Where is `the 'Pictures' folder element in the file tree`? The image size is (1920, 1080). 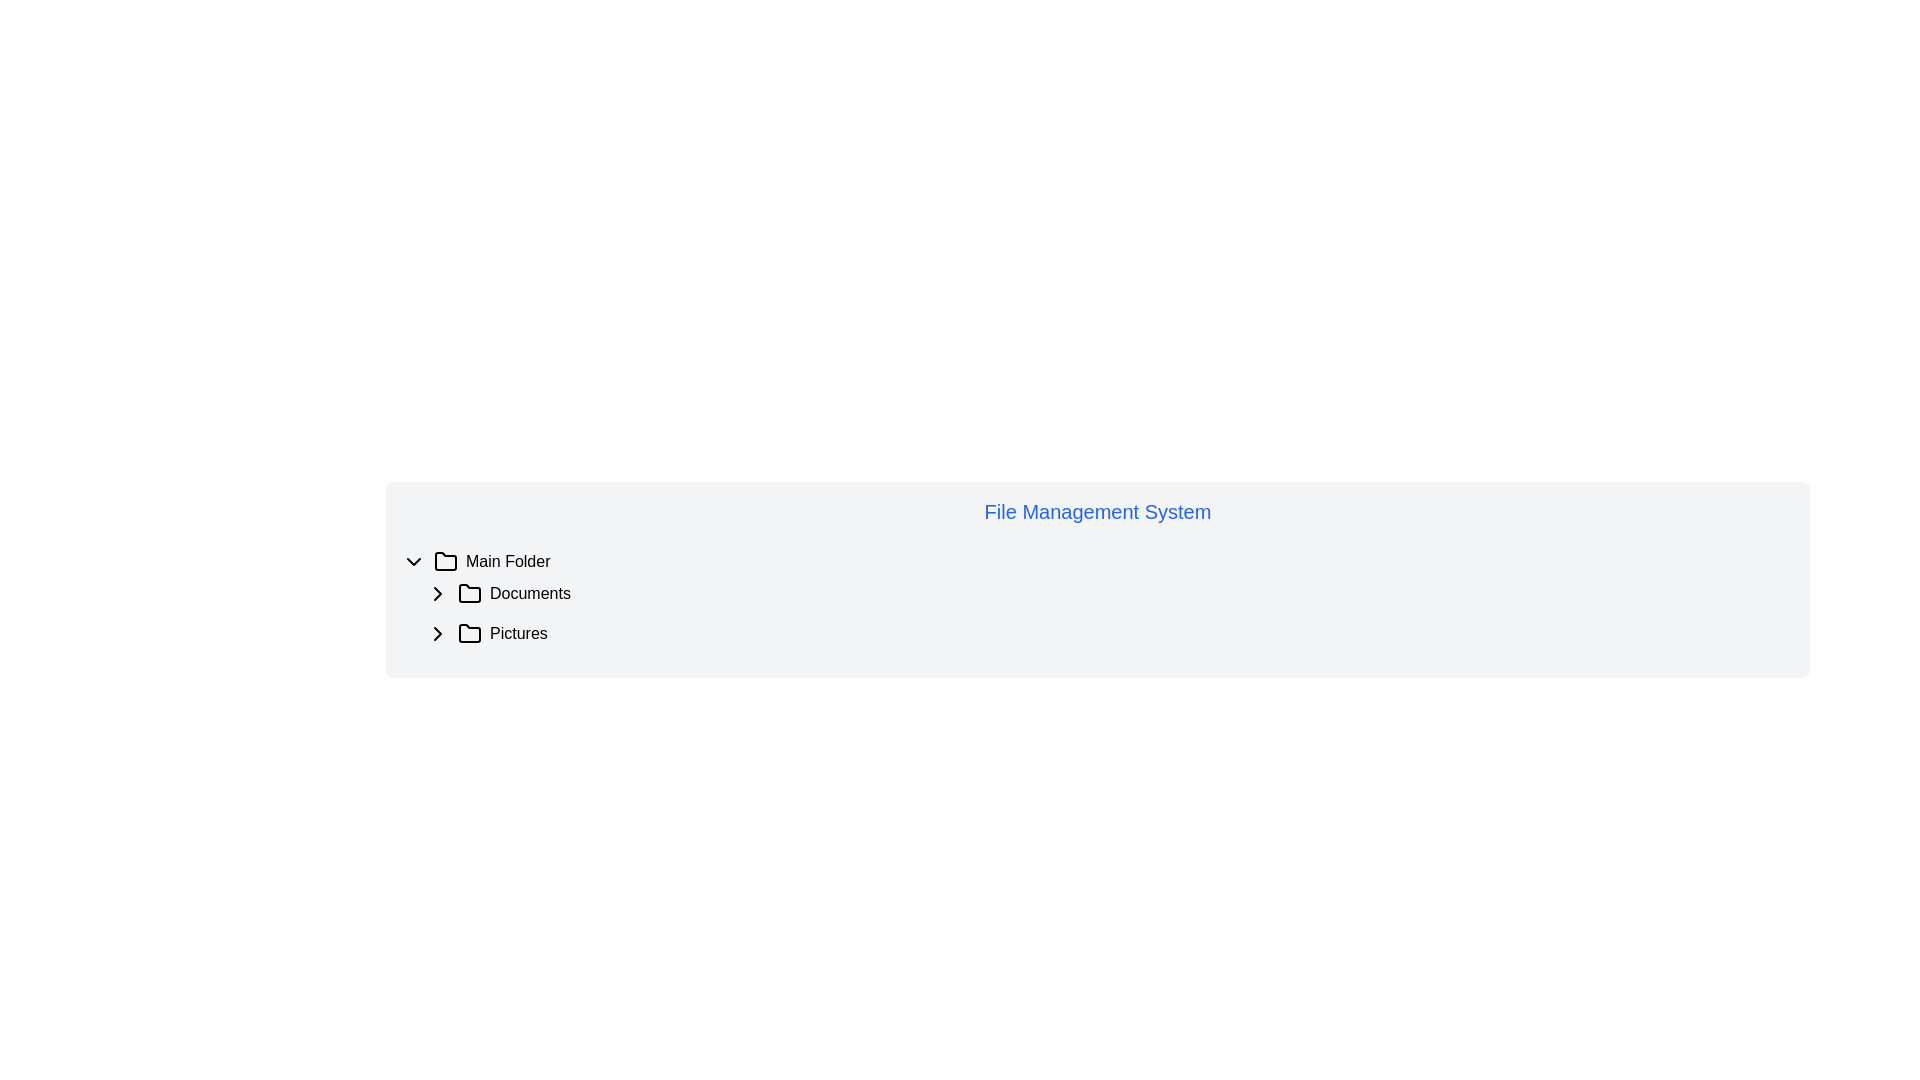
the 'Pictures' folder element in the file tree is located at coordinates (502, 633).